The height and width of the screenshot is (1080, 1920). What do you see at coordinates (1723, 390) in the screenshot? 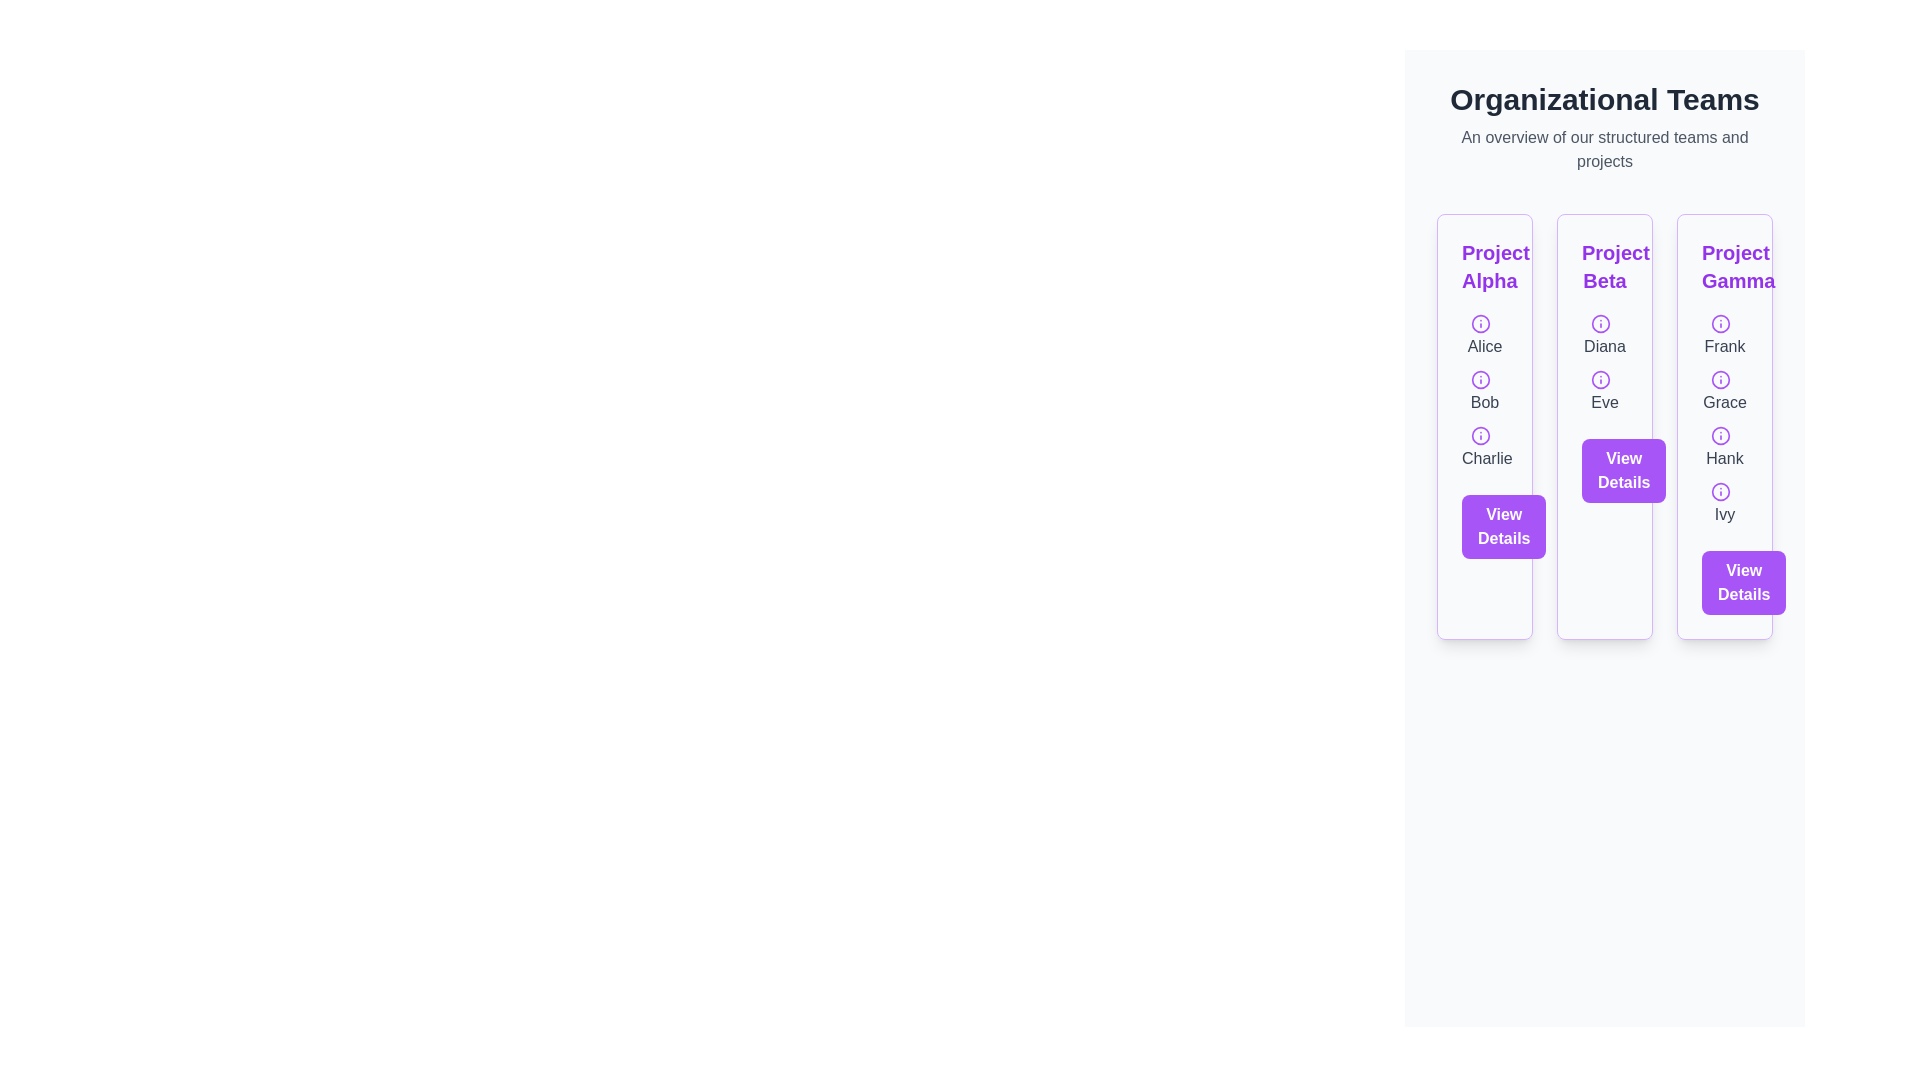
I see `the text label for 'Grace' associated with 'Project Gamma', which is the third entry` at bounding box center [1723, 390].